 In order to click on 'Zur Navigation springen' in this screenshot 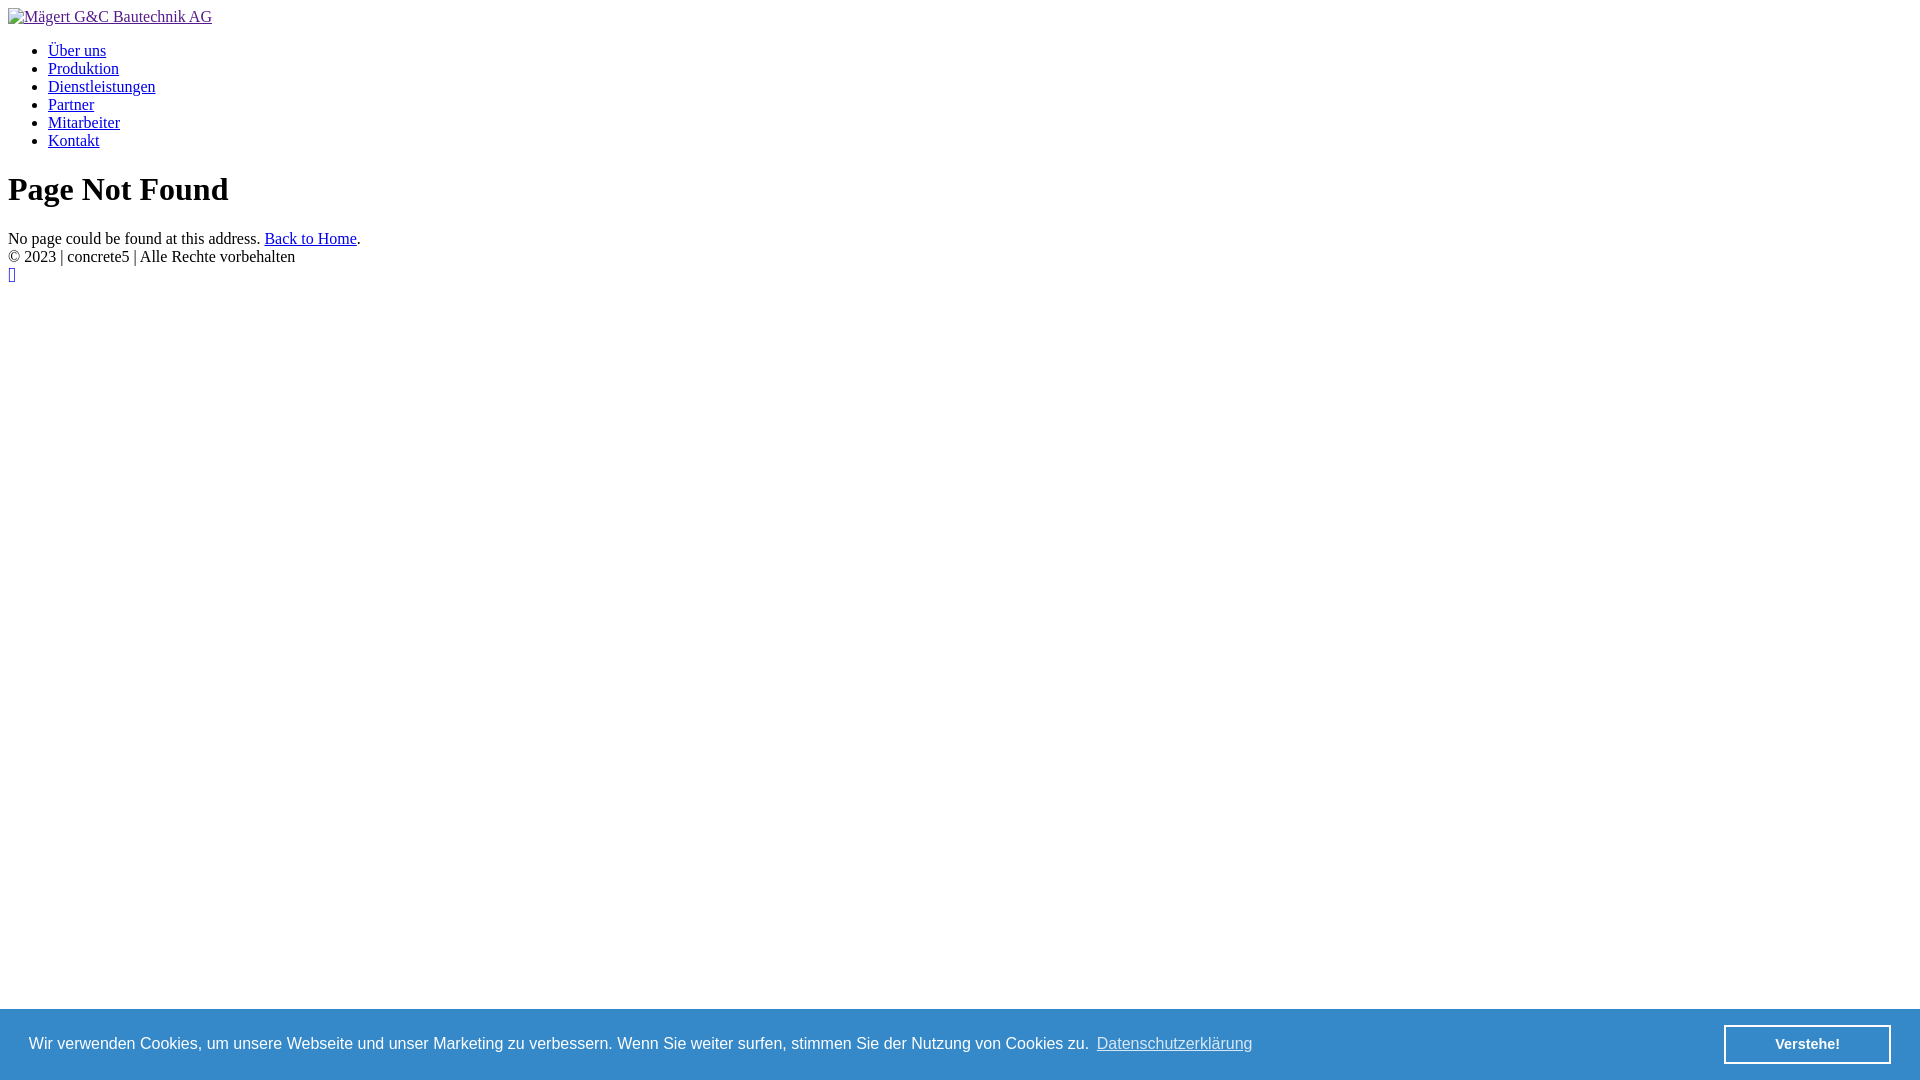, I will do `click(12, 274)`.